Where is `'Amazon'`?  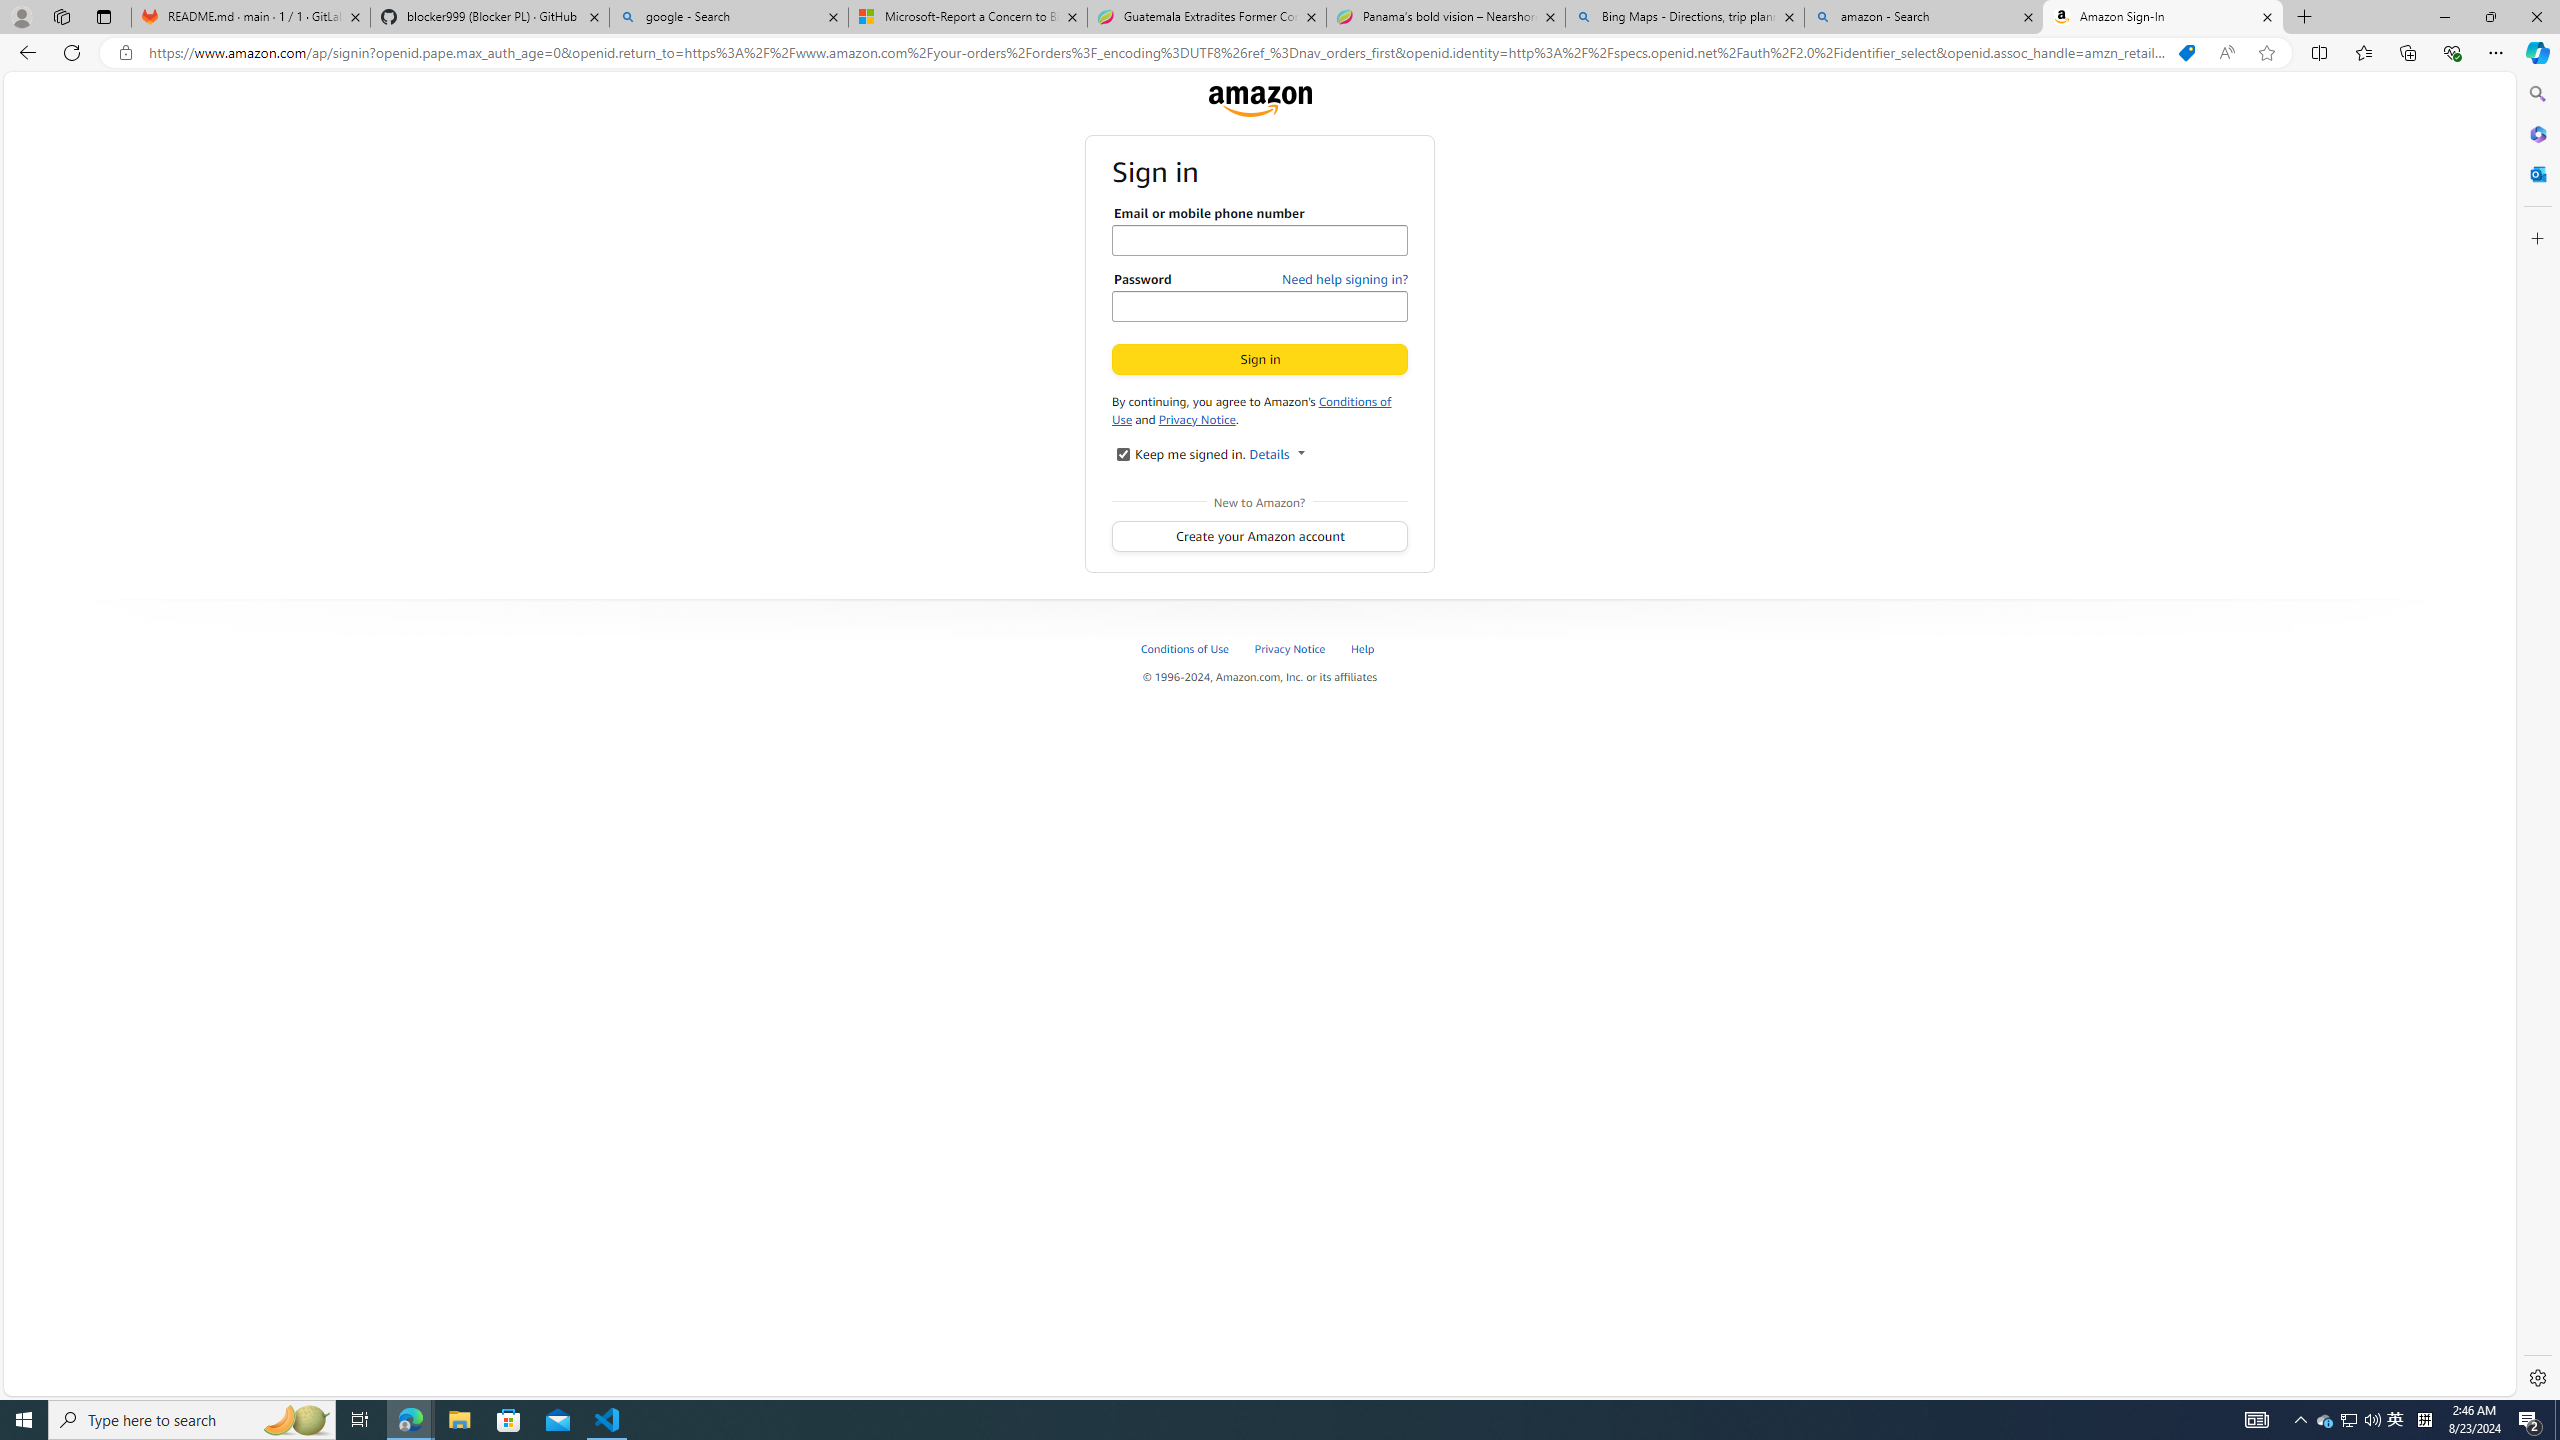 'Amazon' is located at coordinates (1259, 100).